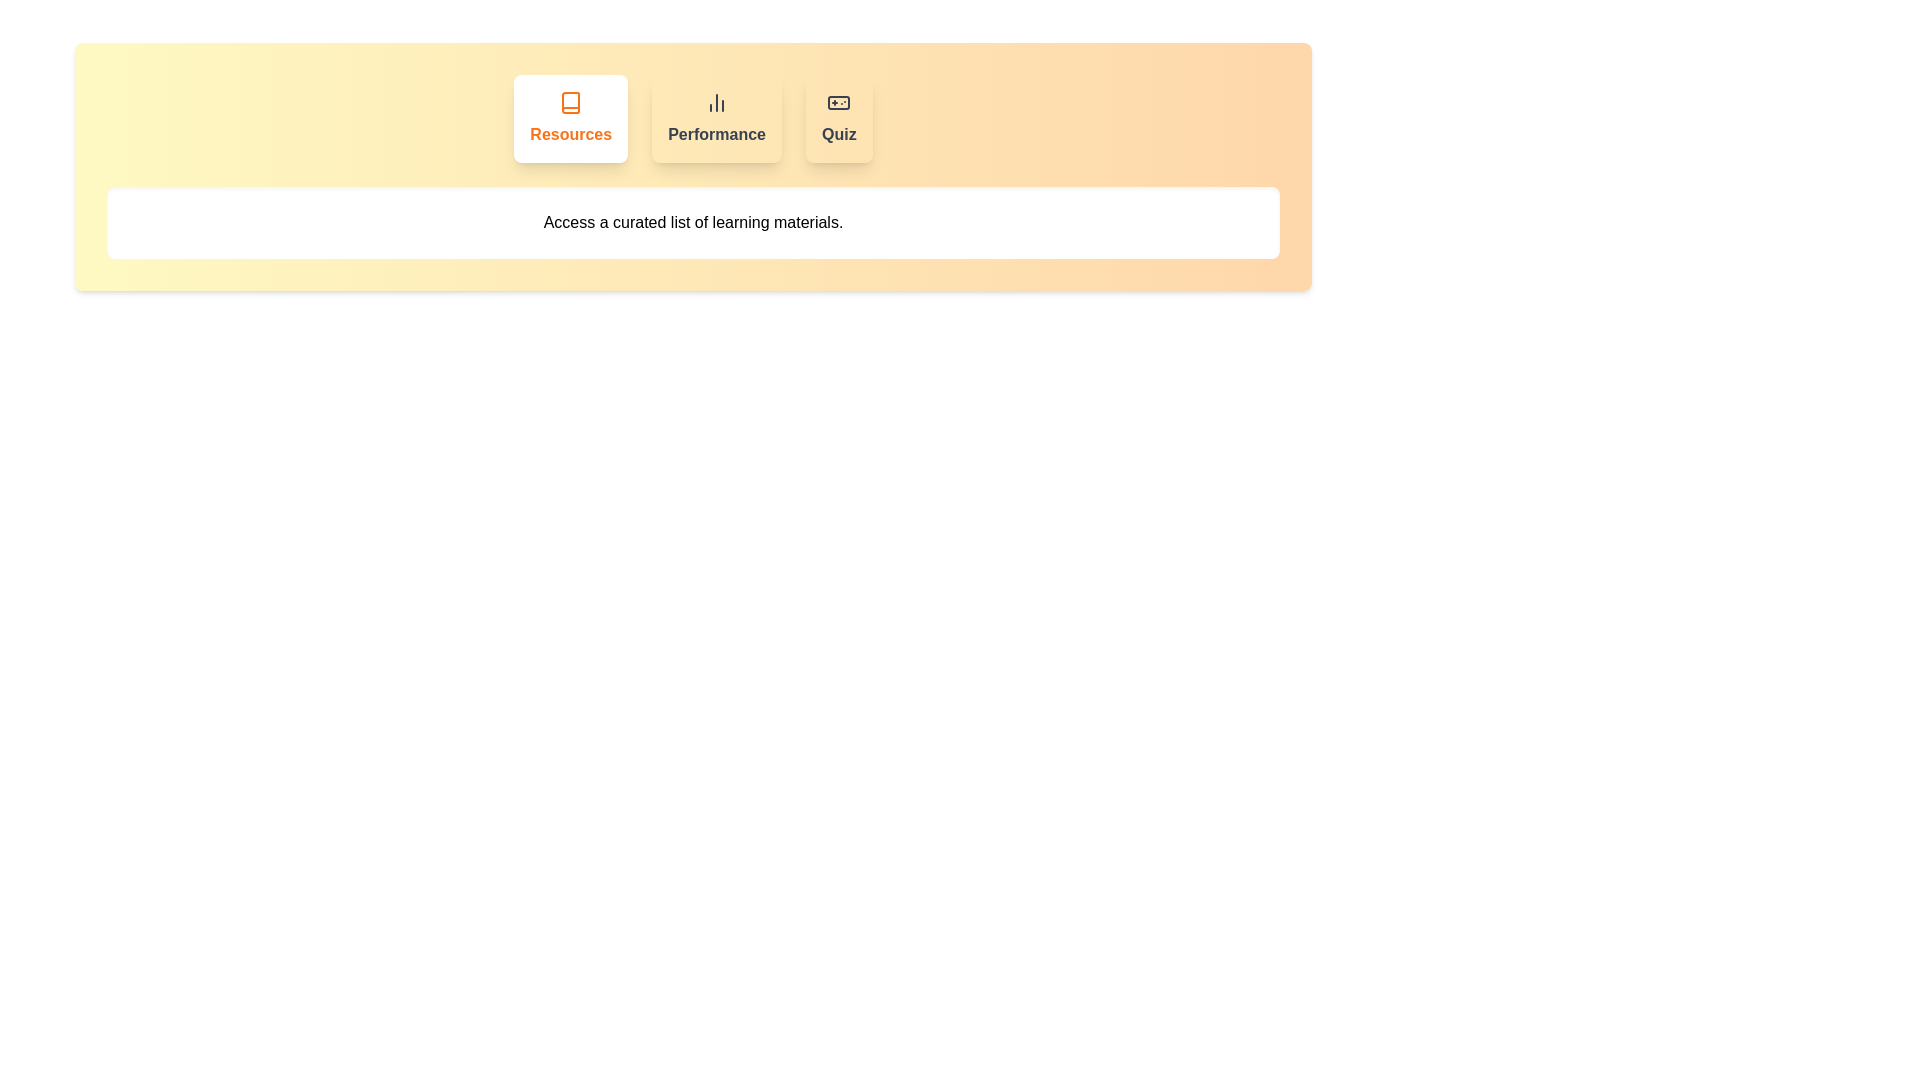 Image resolution: width=1920 pixels, height=1080 pixels. I want to click on the Resources tab, so click(570, 119).